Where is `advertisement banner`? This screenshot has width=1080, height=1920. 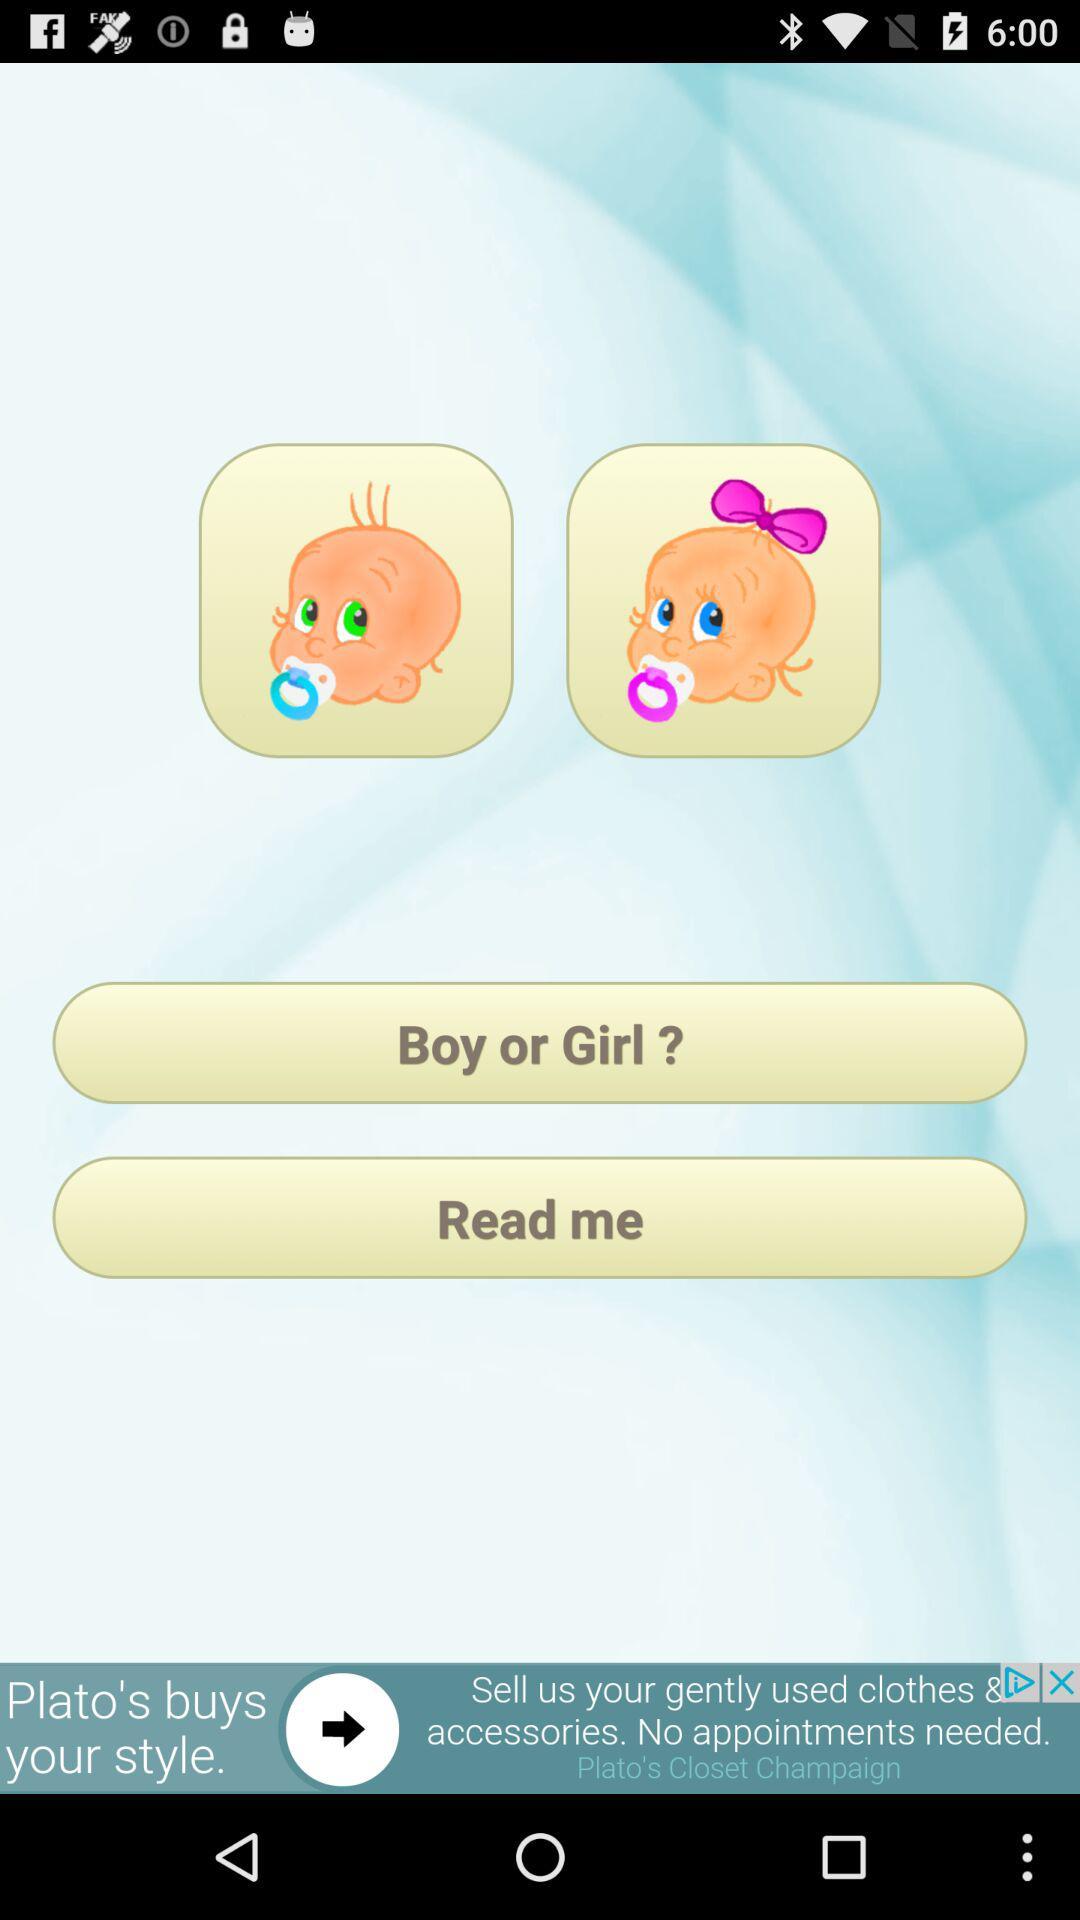 advertisement banner is located at coordinates (540, 1727).